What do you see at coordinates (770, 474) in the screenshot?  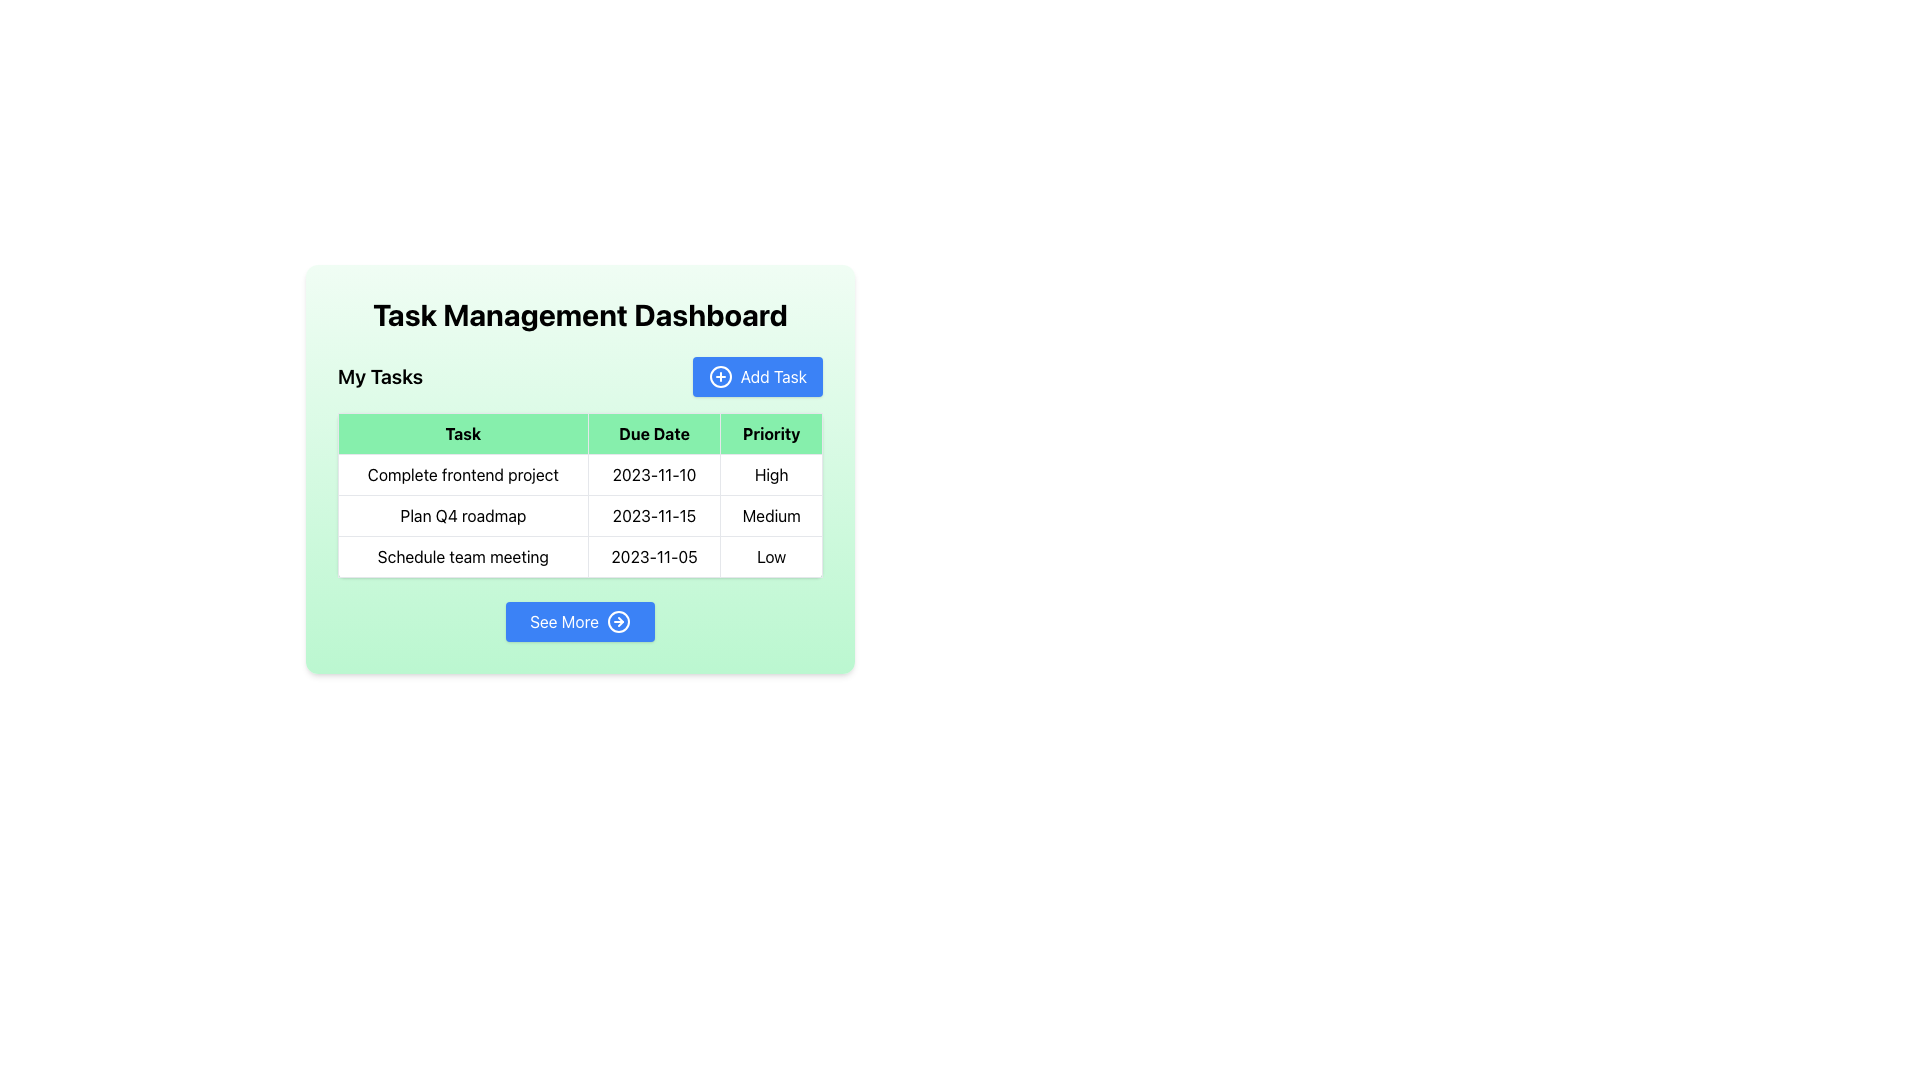 I see `text 'High' from the table cell located in the 'Priority' column of the first row, which is the third cell in the row adjacent to the date '2023-11-10'` at bounding box center [770, 474].